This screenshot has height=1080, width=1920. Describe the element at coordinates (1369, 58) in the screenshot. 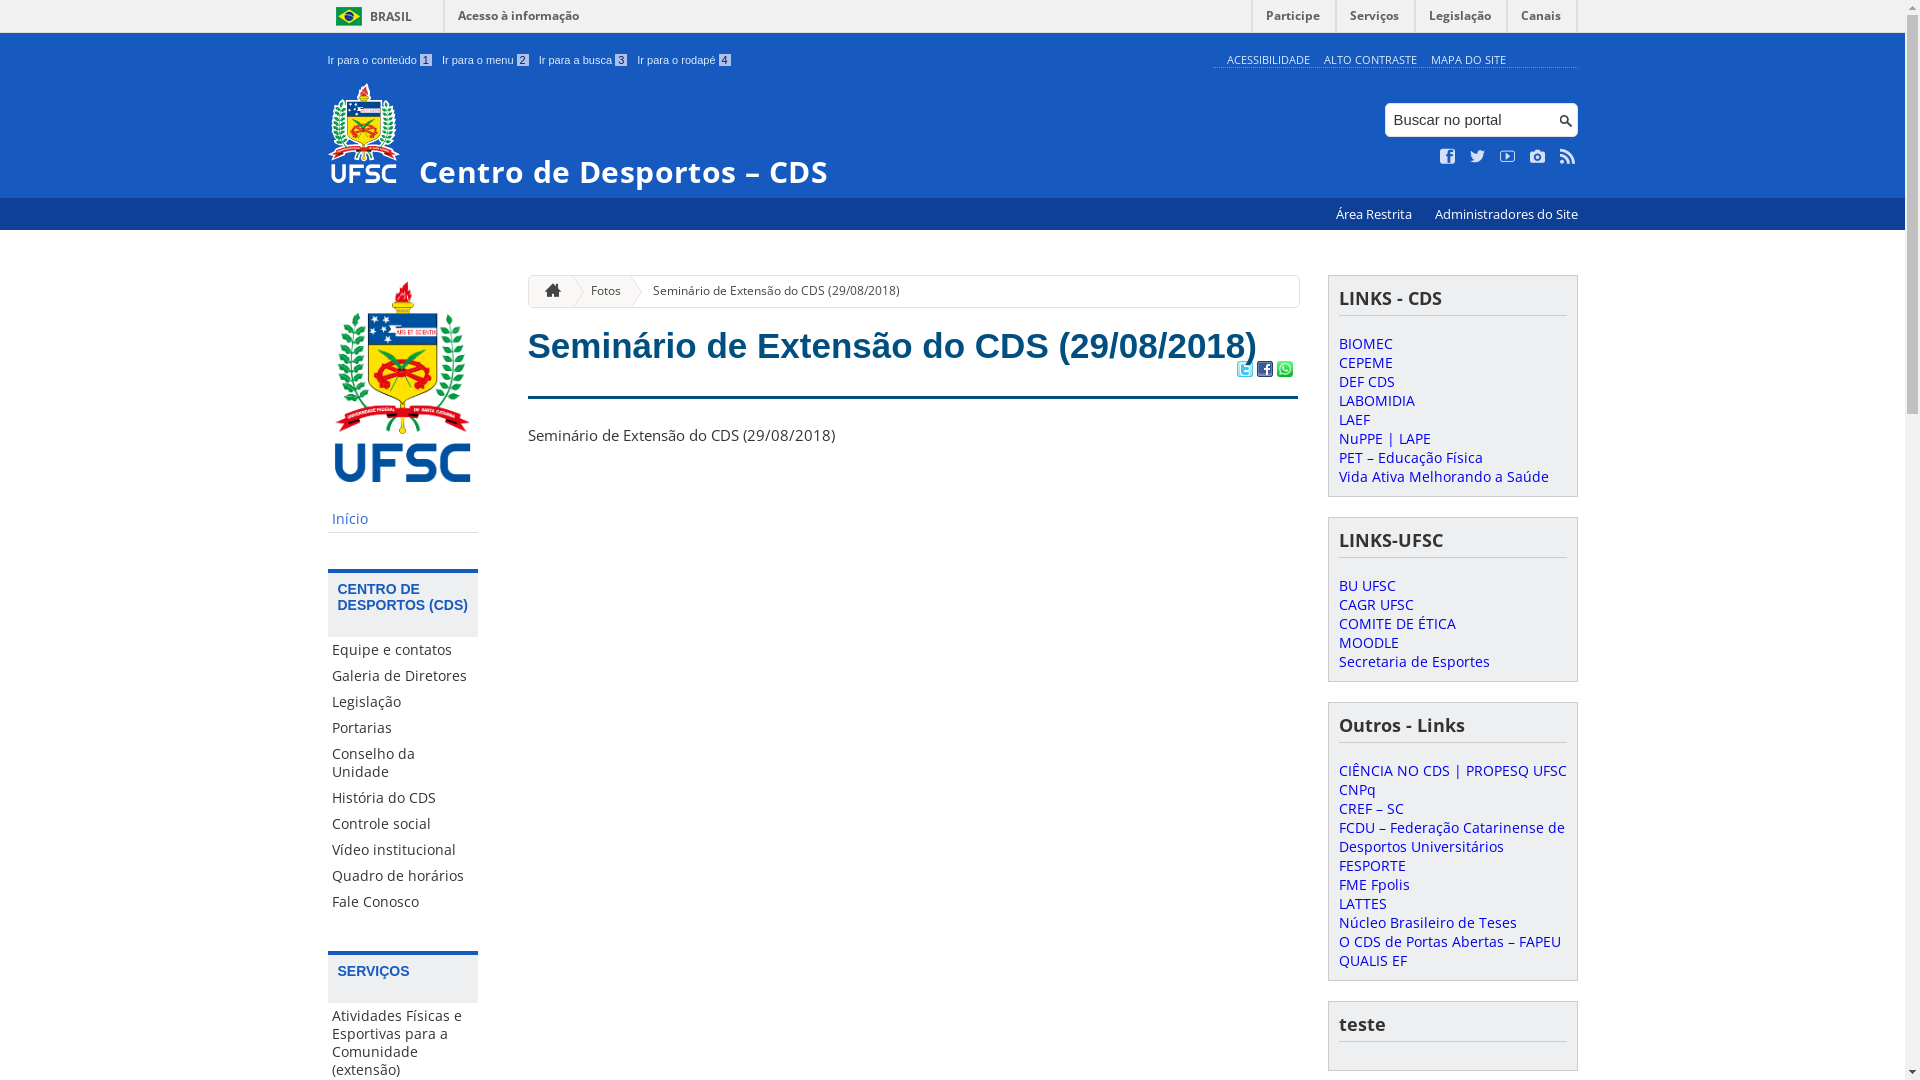

I see `'ALTO CONTRASTE'` at that location.